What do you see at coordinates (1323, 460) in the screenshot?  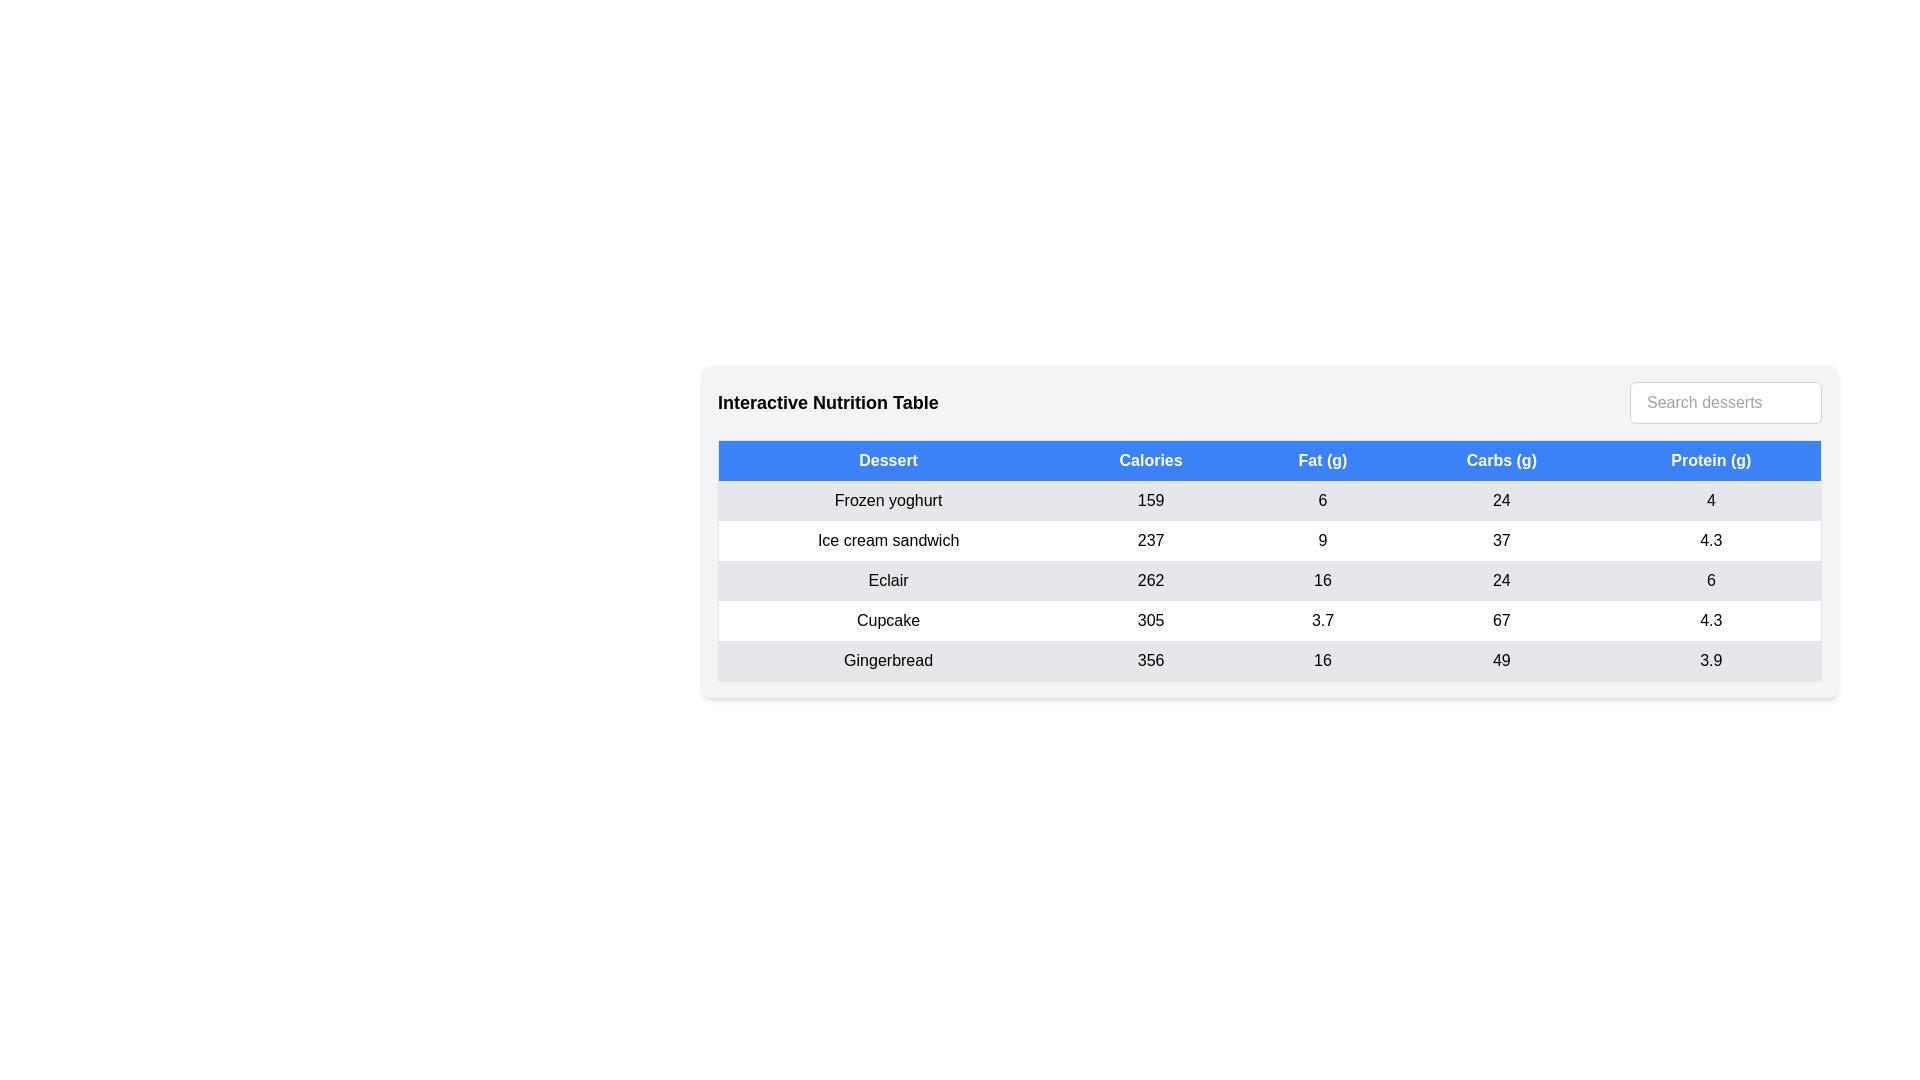 I see `the column header Fat (g)` at bounding box center [1323, 460].